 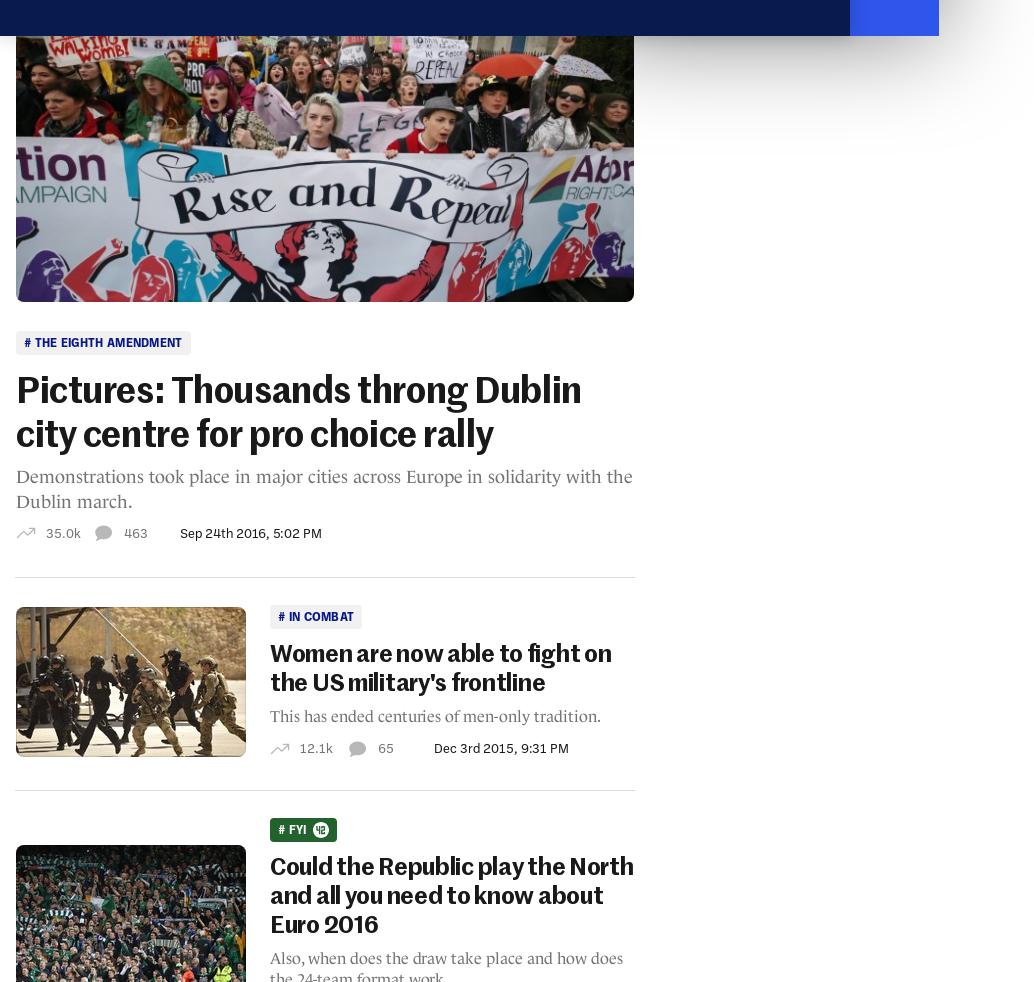 What do you see at coordinates (322, 487) in the screenshot?
I see `'Demonstrations took place in major cities across Europe in solidarity with the Dublin march.'` at bounding box center [322, 487].